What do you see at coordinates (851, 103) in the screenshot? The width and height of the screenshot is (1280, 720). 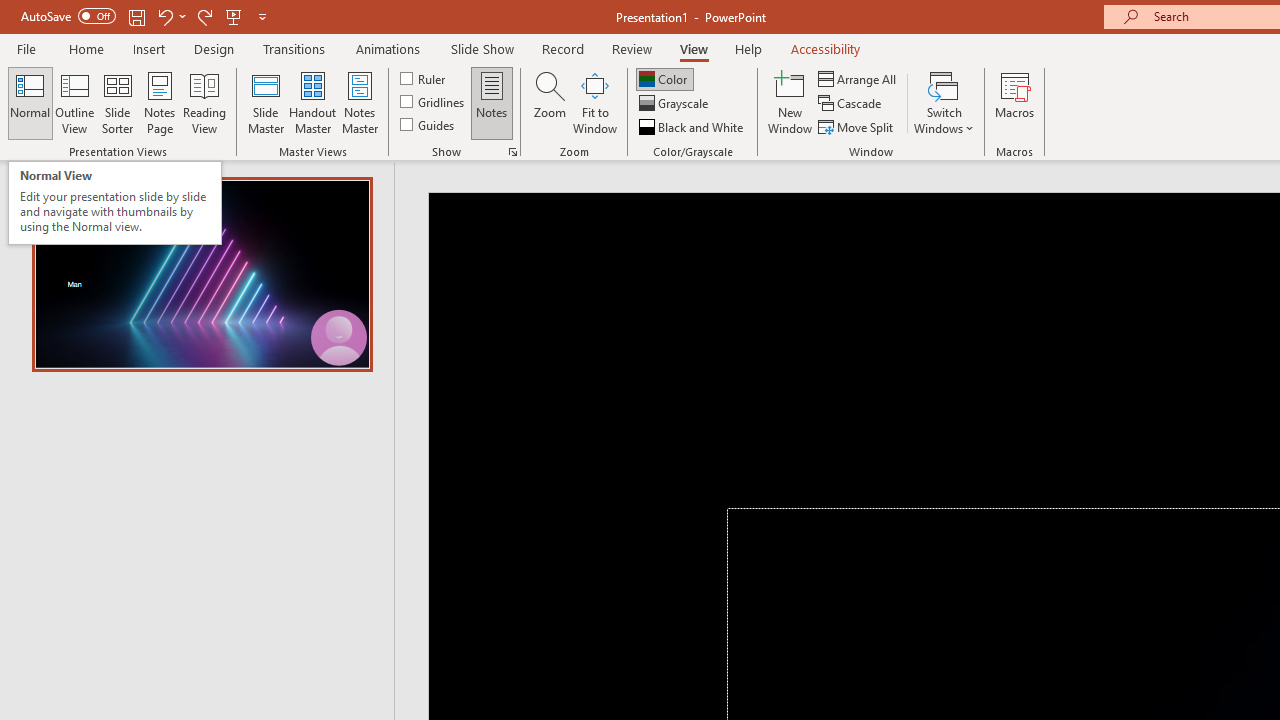 I see `'Cascade'` at bounding box center [851, 103].